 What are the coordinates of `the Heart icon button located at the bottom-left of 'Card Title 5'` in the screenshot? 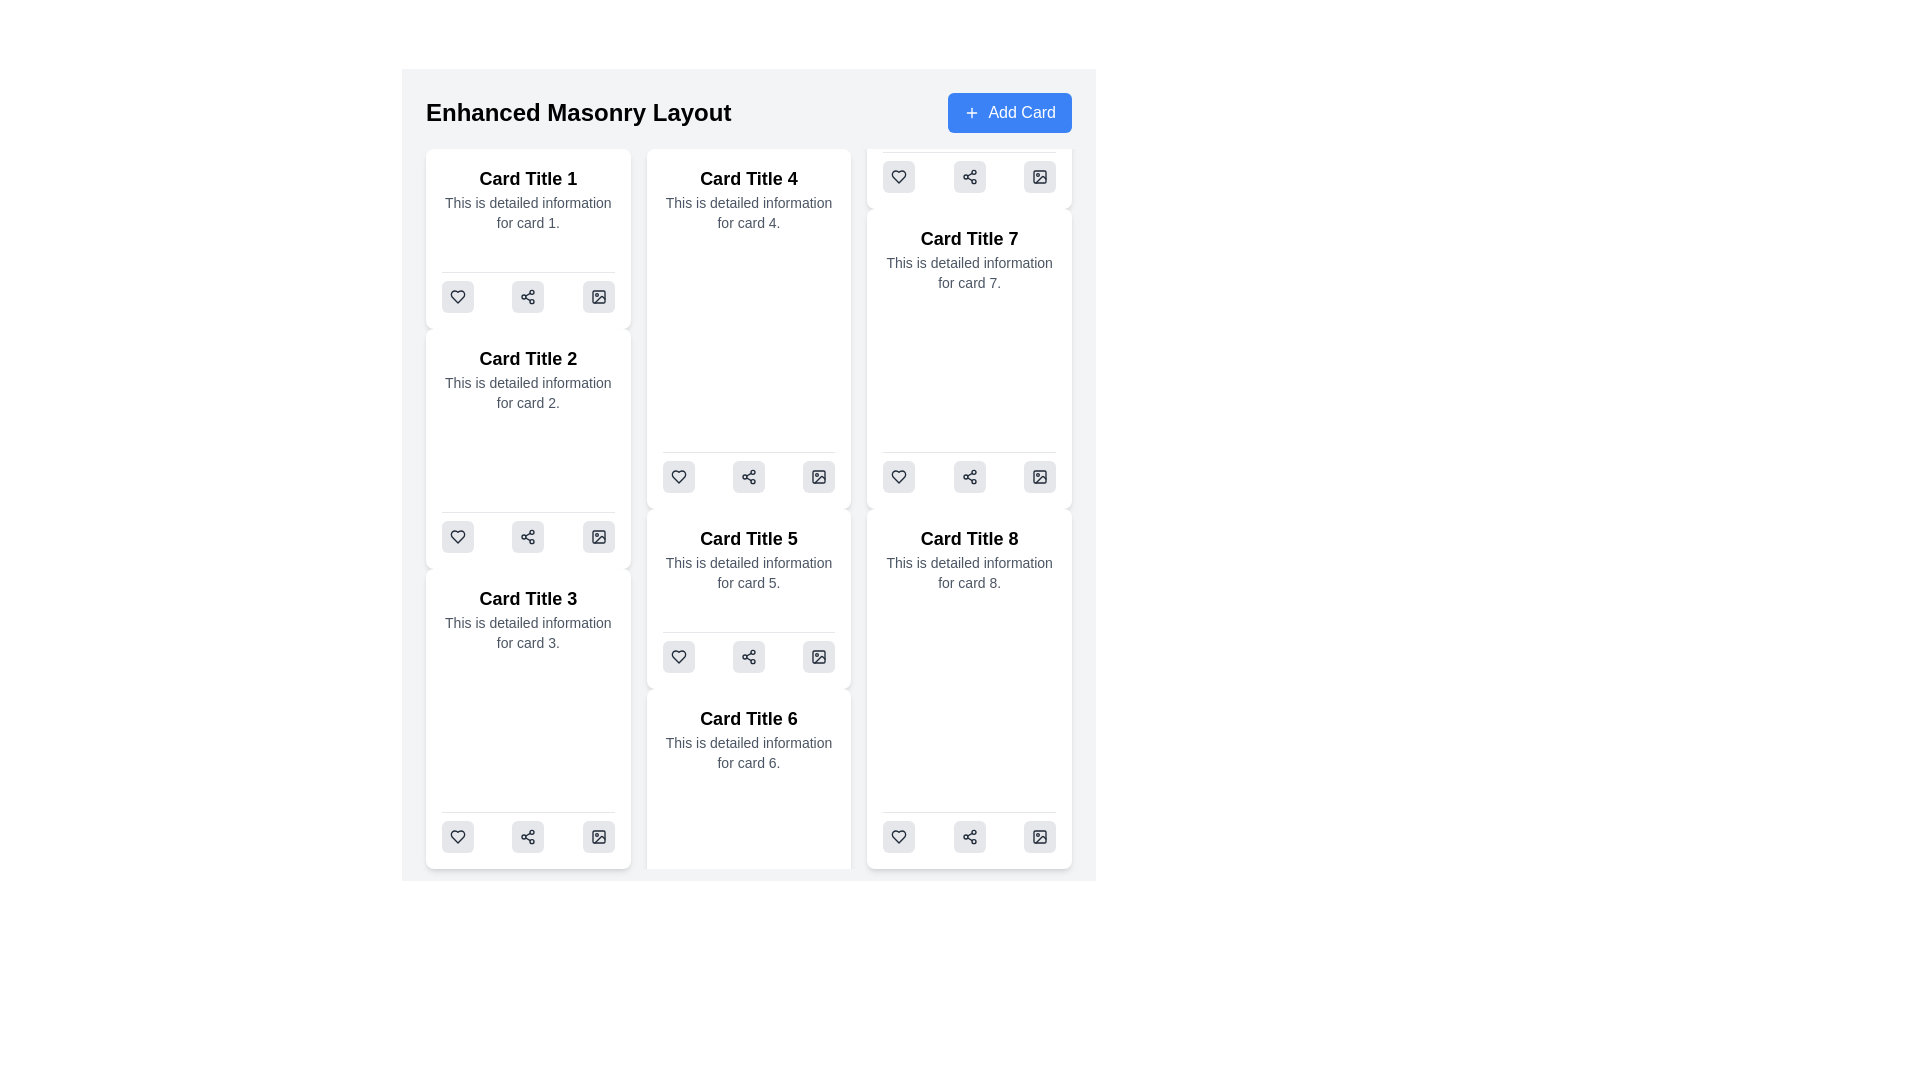 It's located at (678, 477).